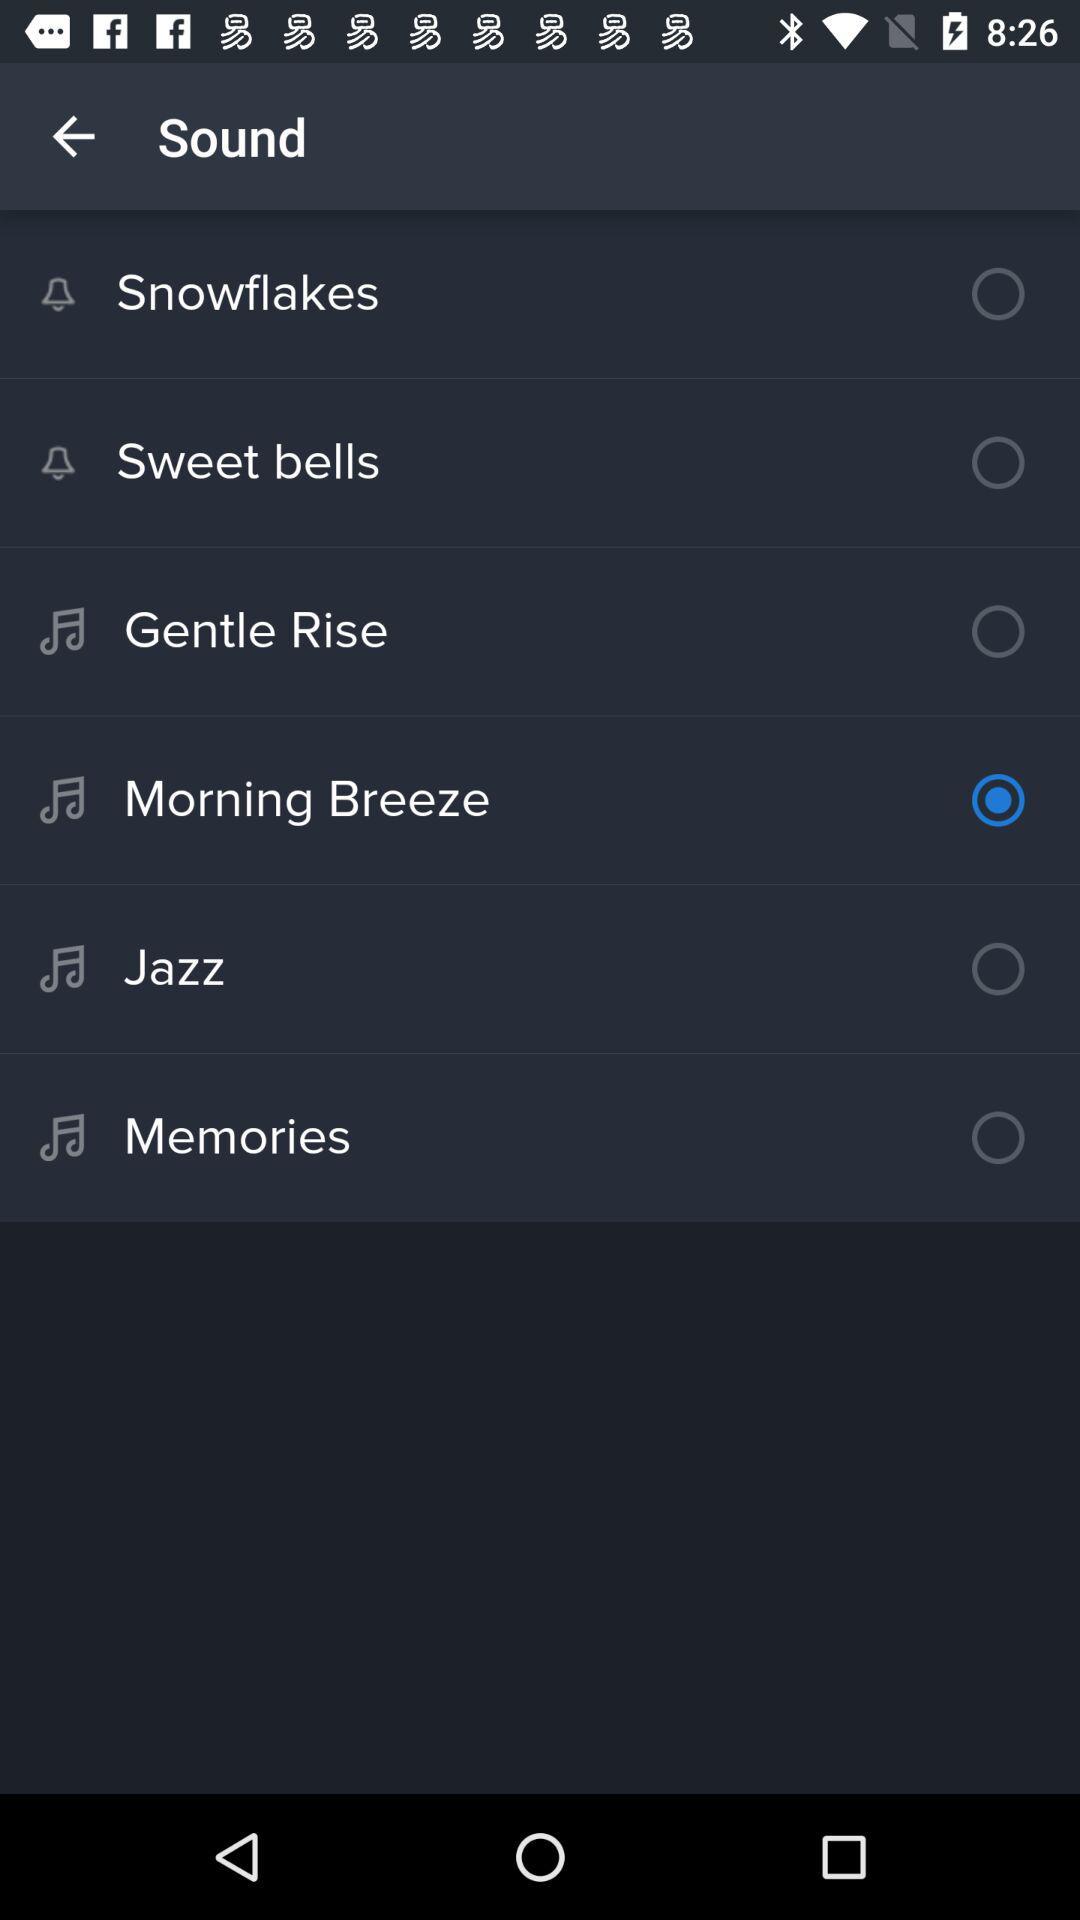  What do you see at coordinates (72, 135) in the screenshot?
I see `icon above the snowflakes` at bounding box center [72, 135].